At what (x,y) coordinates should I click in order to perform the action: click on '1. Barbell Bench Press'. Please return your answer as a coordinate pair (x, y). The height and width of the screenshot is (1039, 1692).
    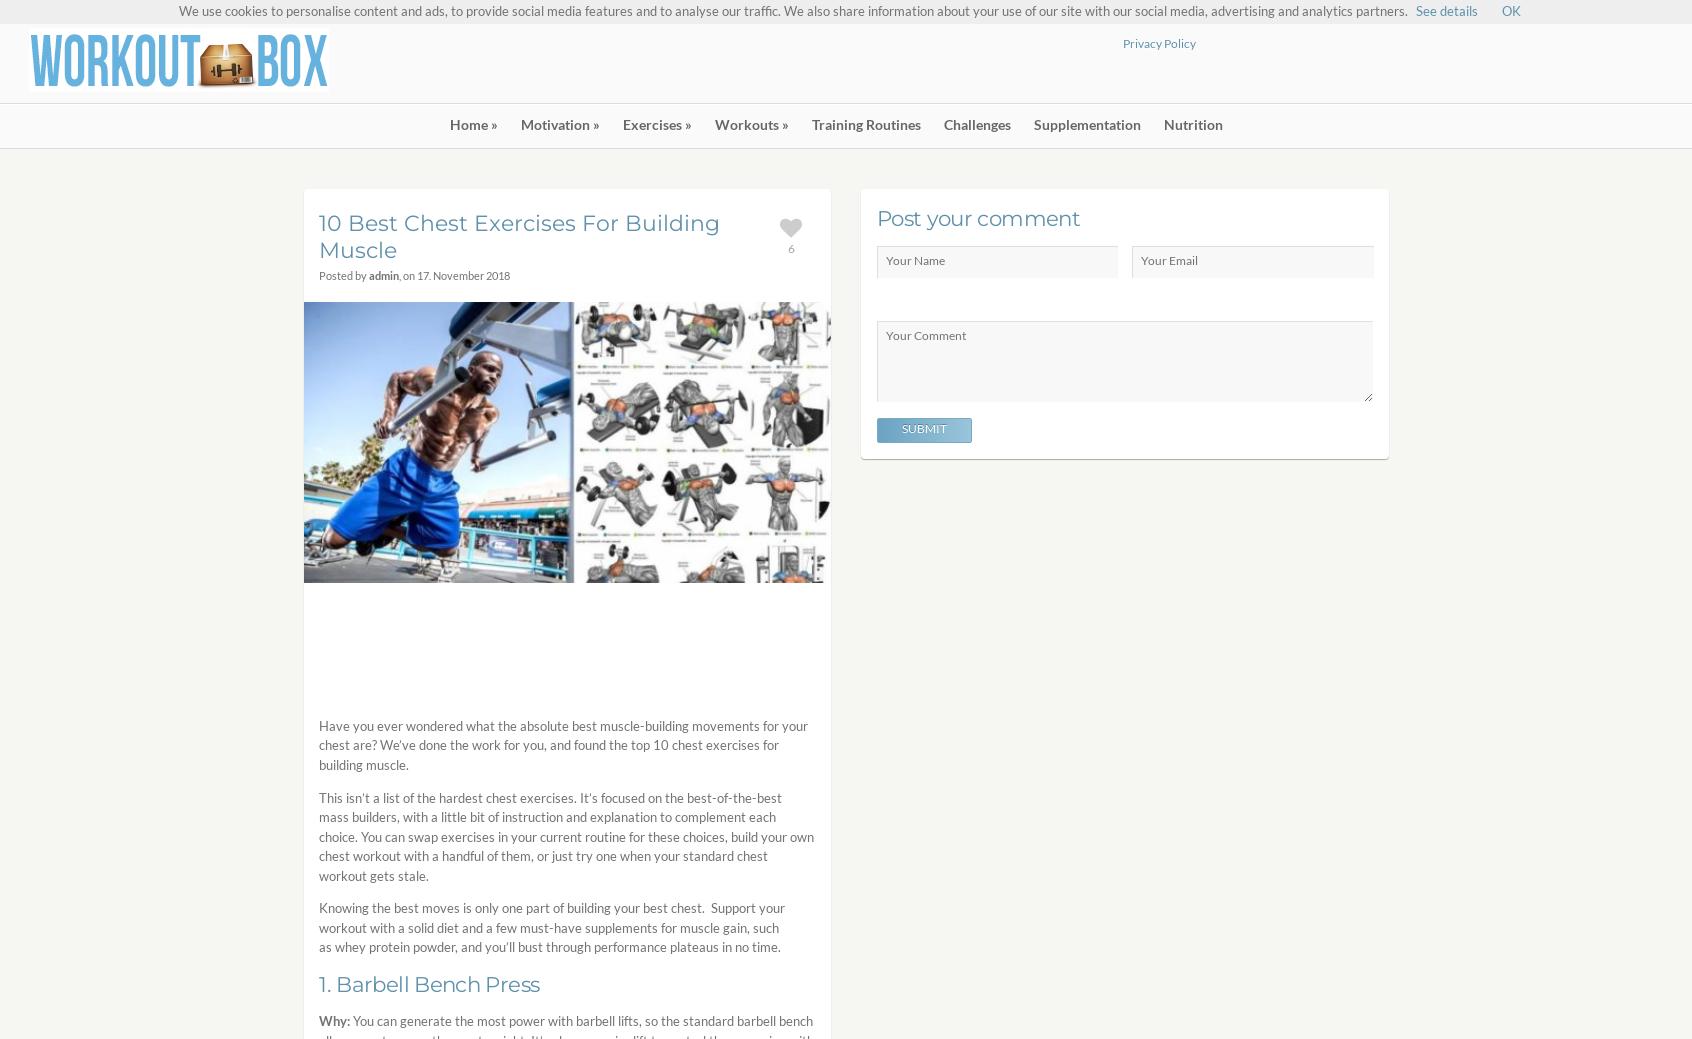
    Looking at the image, I should click on (317, 984).